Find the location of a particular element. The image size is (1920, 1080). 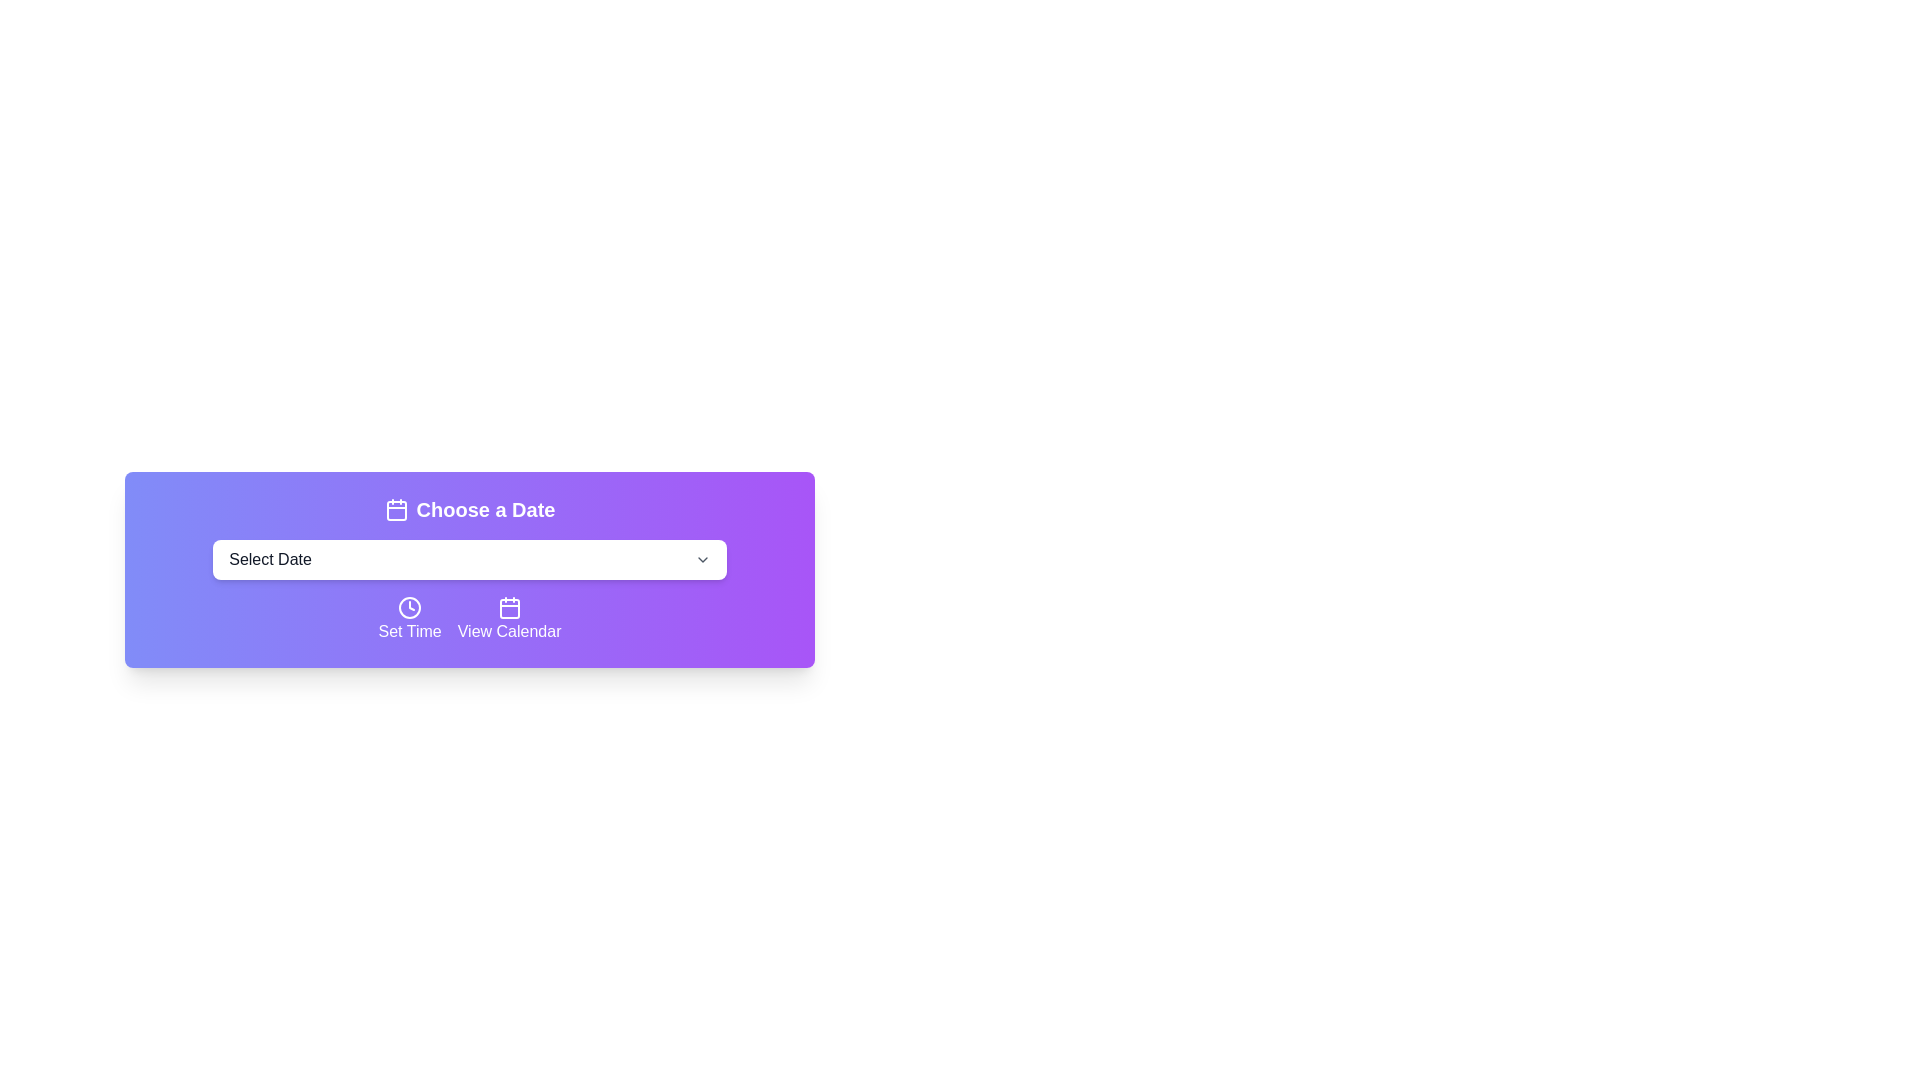

the icons of the composite UI component labeled 'Set Time' and 'View Calendar' is located at coordinates (469, 619).